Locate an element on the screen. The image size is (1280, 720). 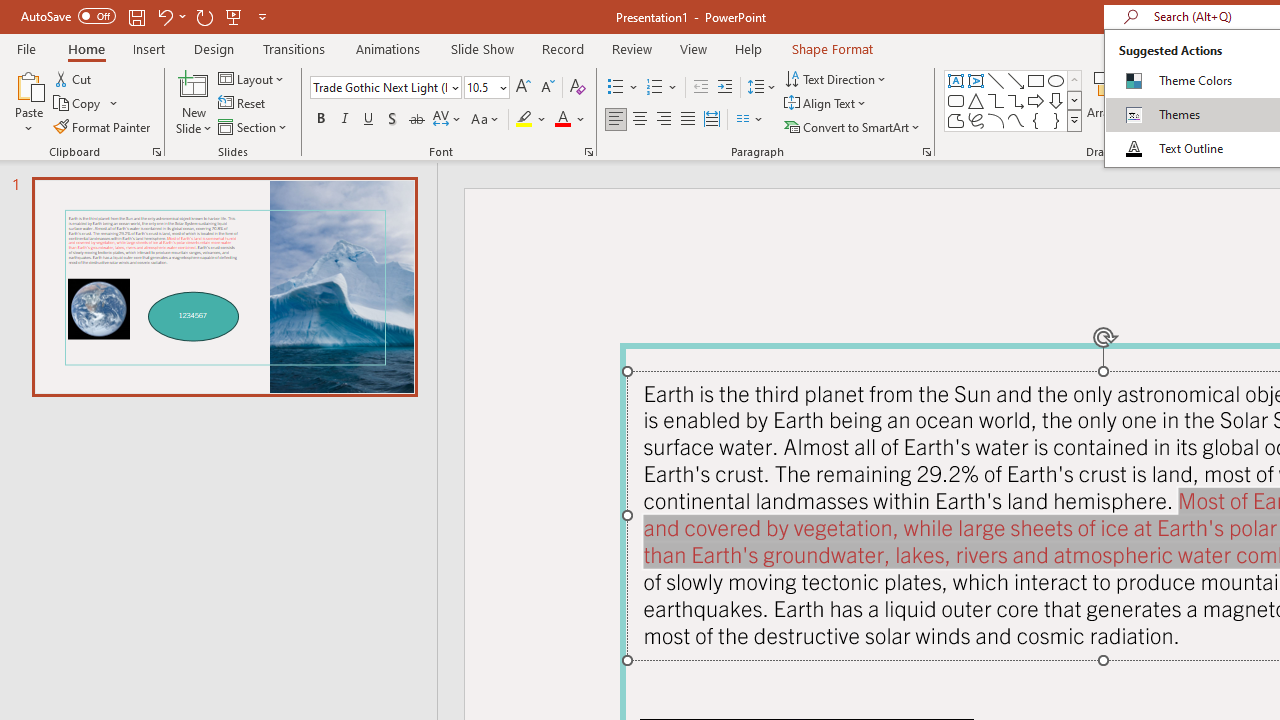
'Align Text' is located at coordinates (826, 103).